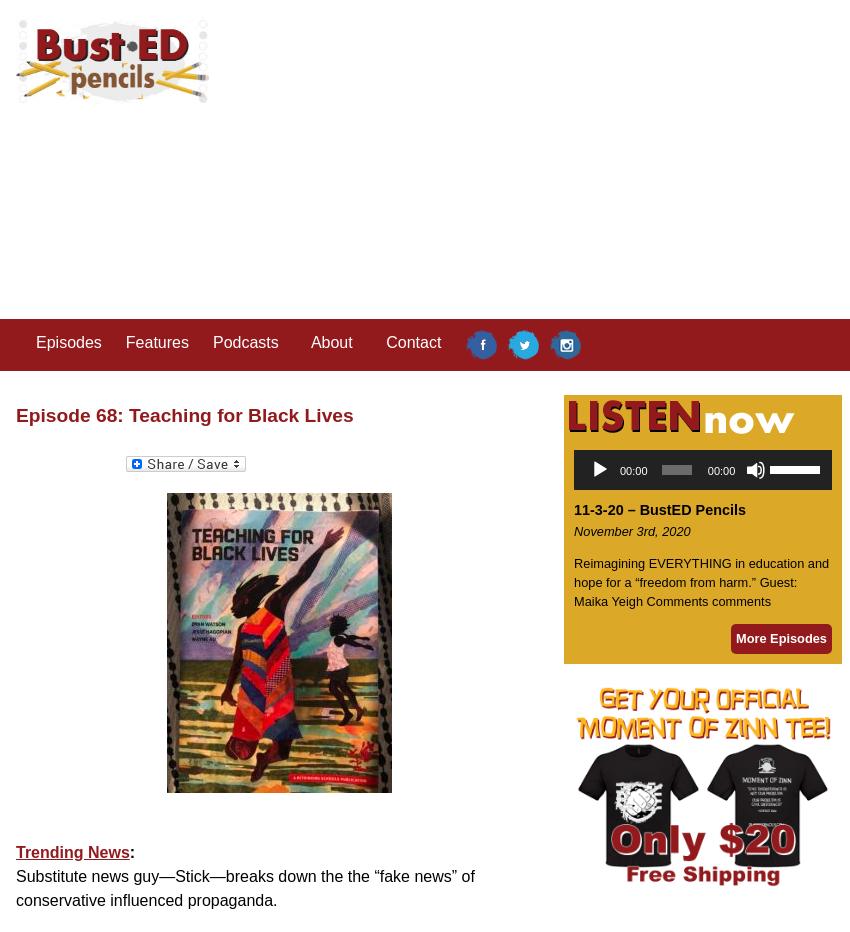  I want to click on 'Activist of the Week', so click(208, 472).